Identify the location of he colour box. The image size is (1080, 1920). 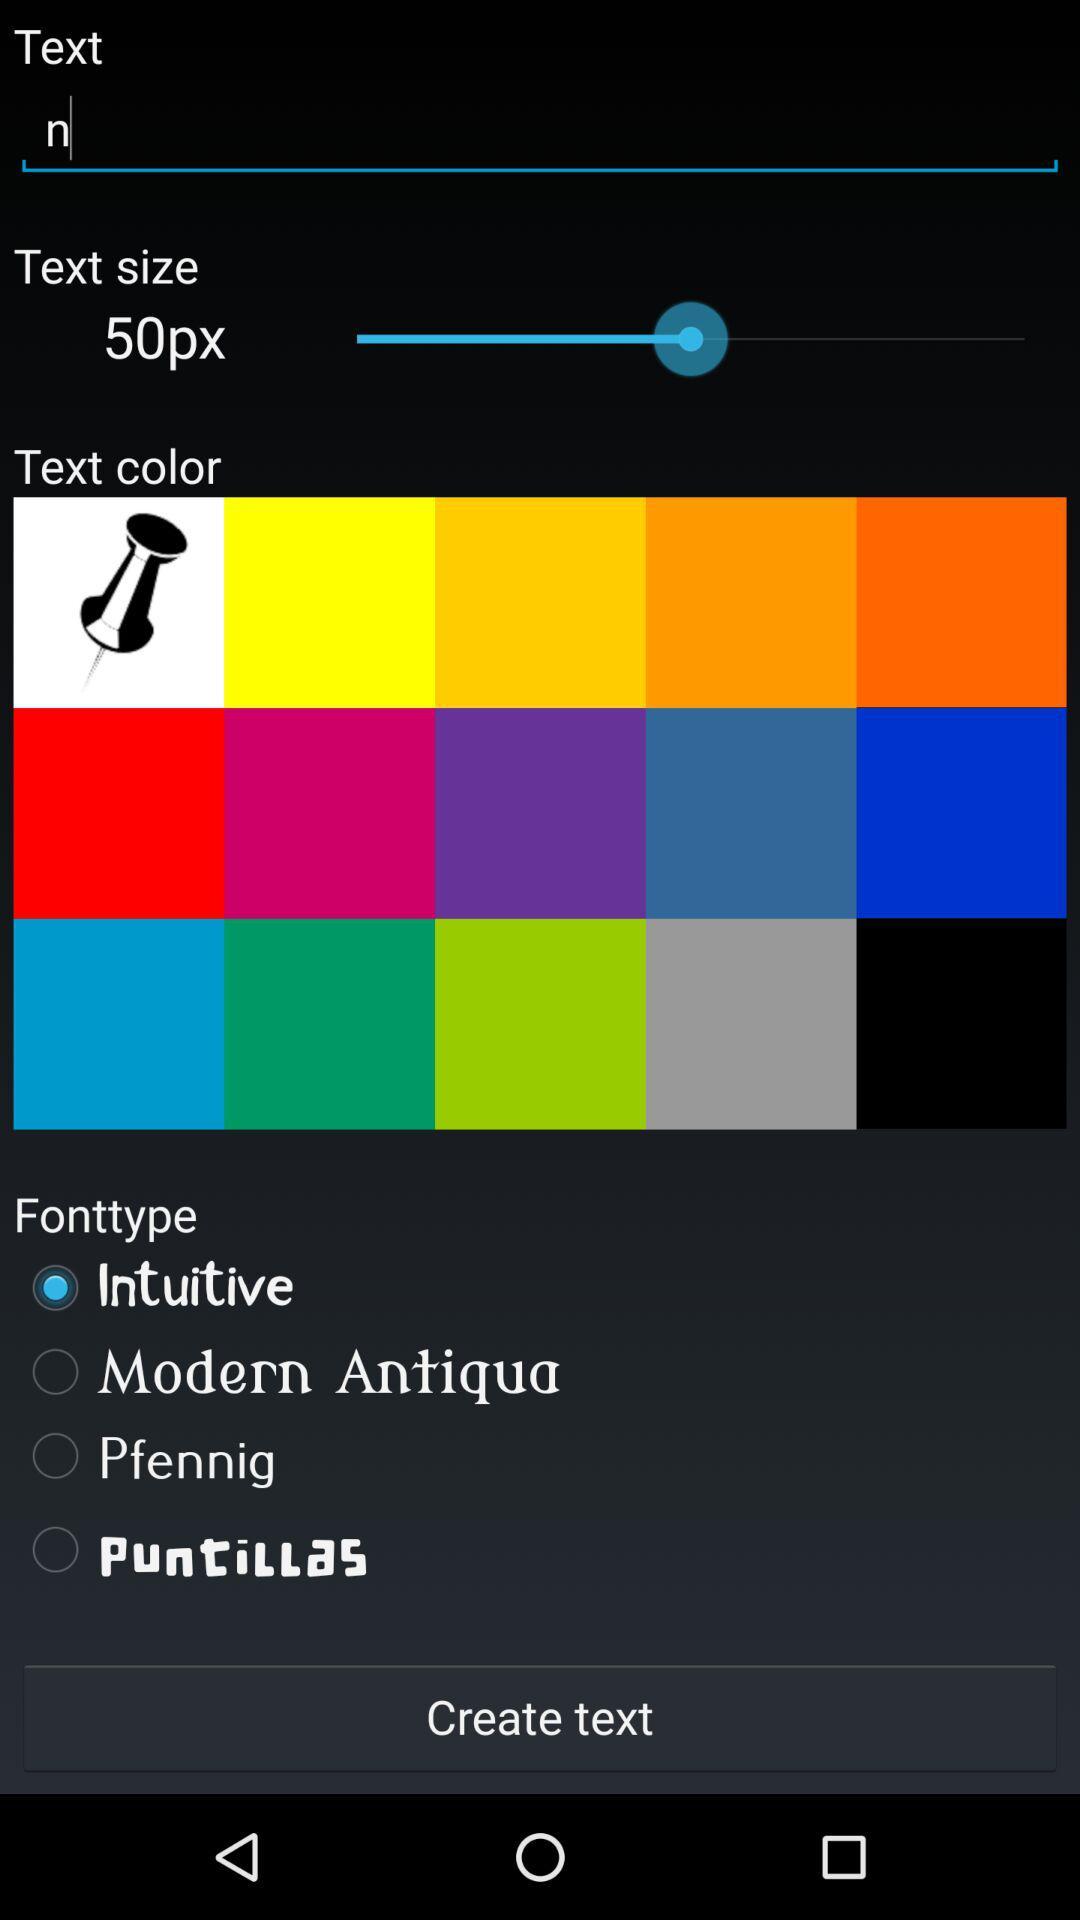
(960, 601).